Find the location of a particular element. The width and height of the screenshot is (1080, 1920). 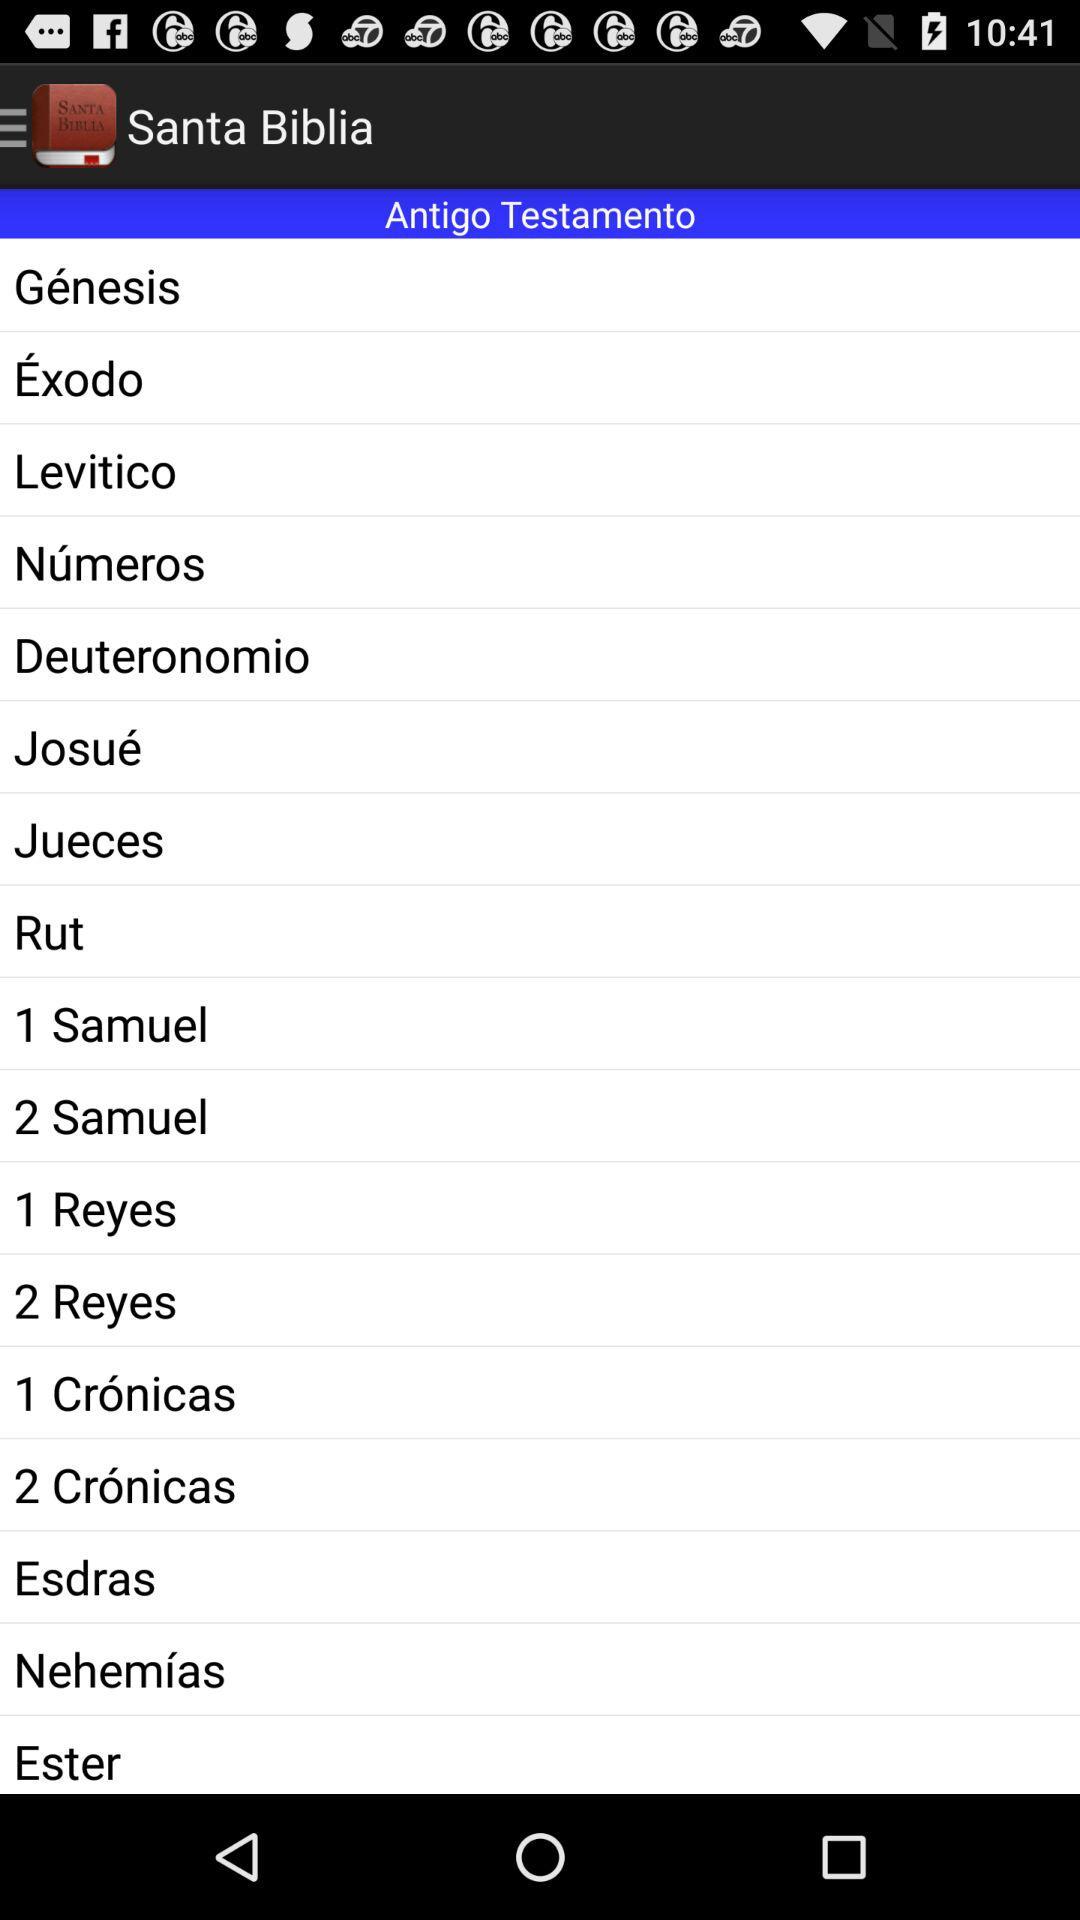

the item above the deuteronomio icon is located at coordinates (540, 561).